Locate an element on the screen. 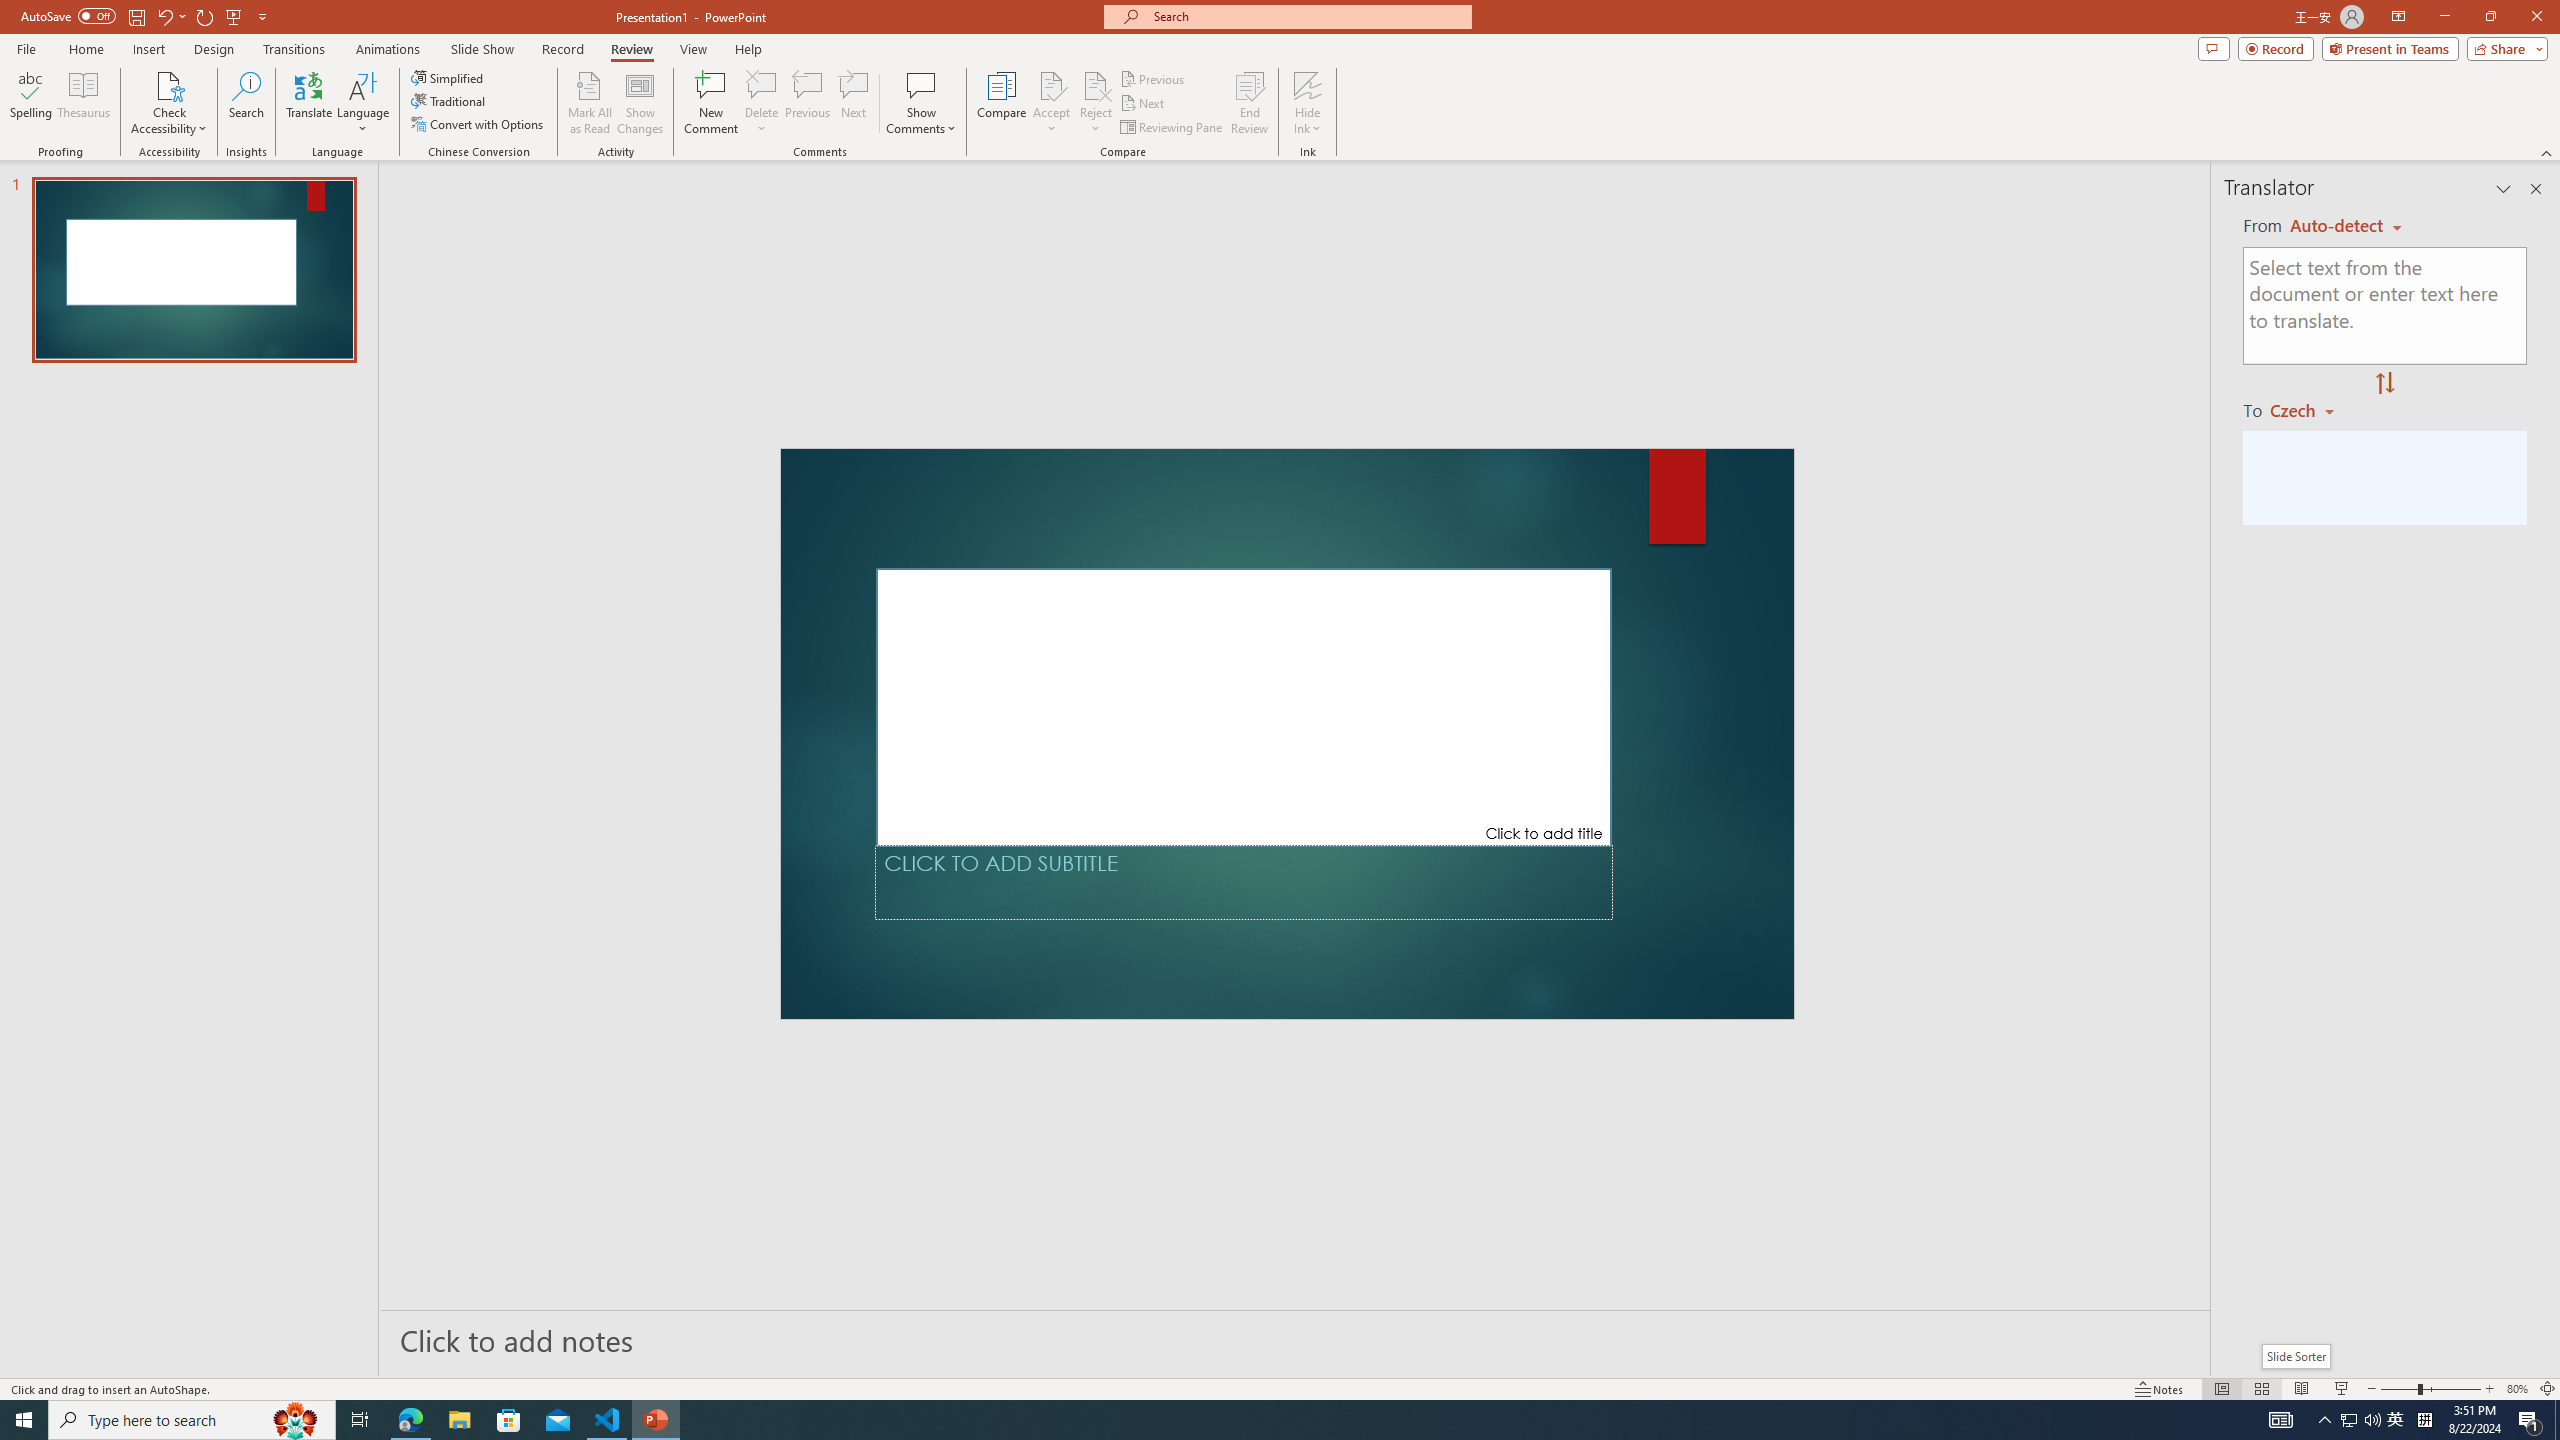 This screenshot has height=1440, width=2560. 'Close pane' is located at coordinates (2535, 188).